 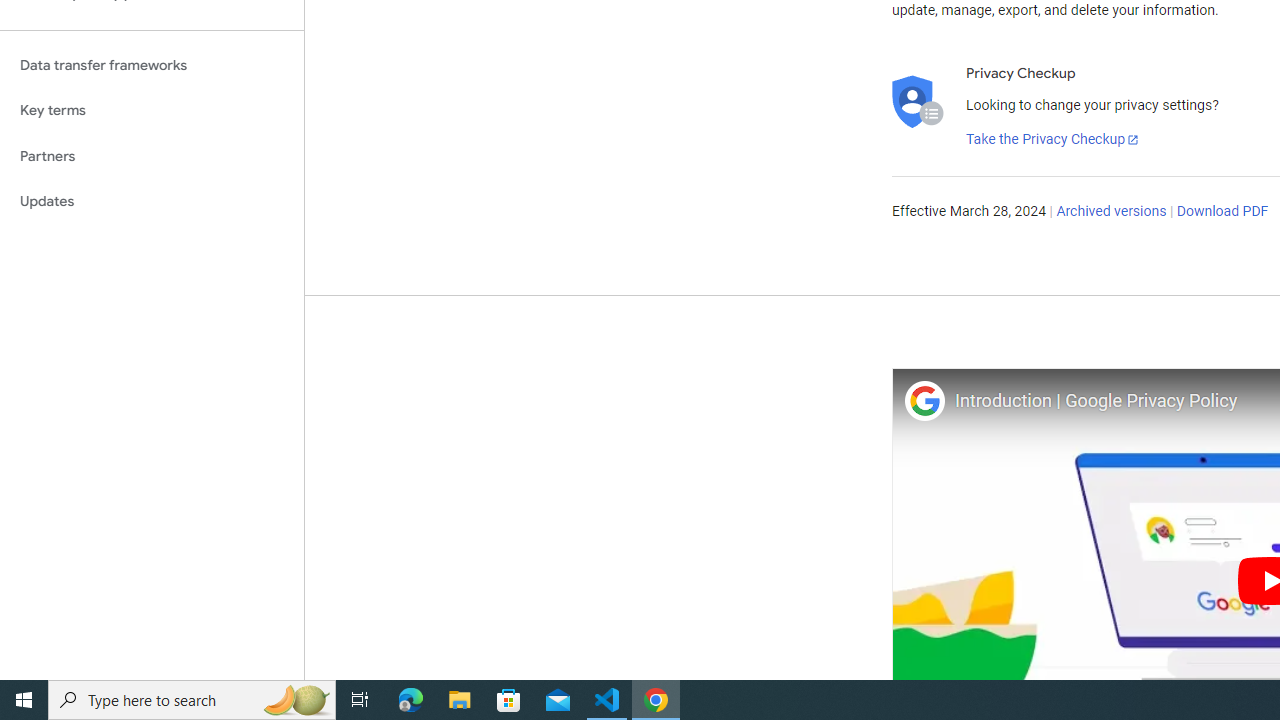 I want to click on 'Photo image of Google', so click(x=923, y=400).